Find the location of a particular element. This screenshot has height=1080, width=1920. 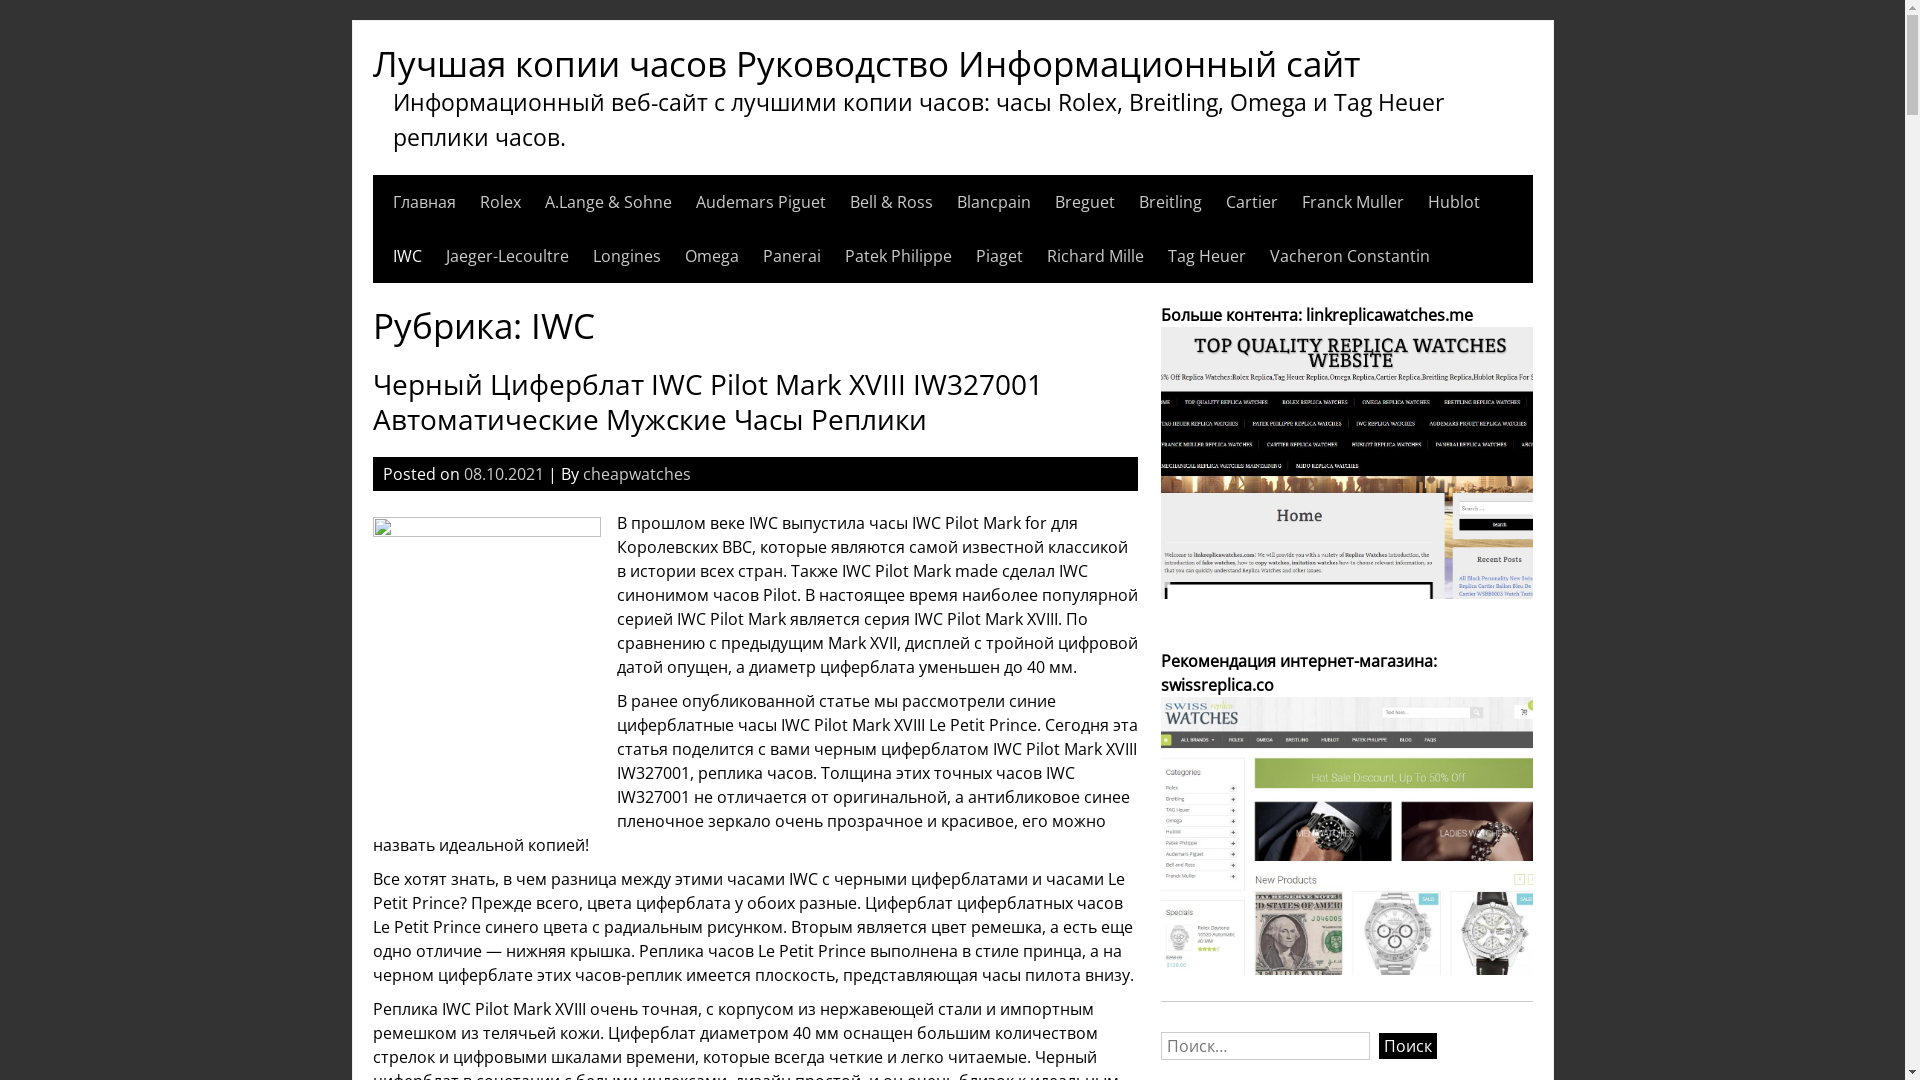

'Blancpain' is located at coordinates (993, 201).